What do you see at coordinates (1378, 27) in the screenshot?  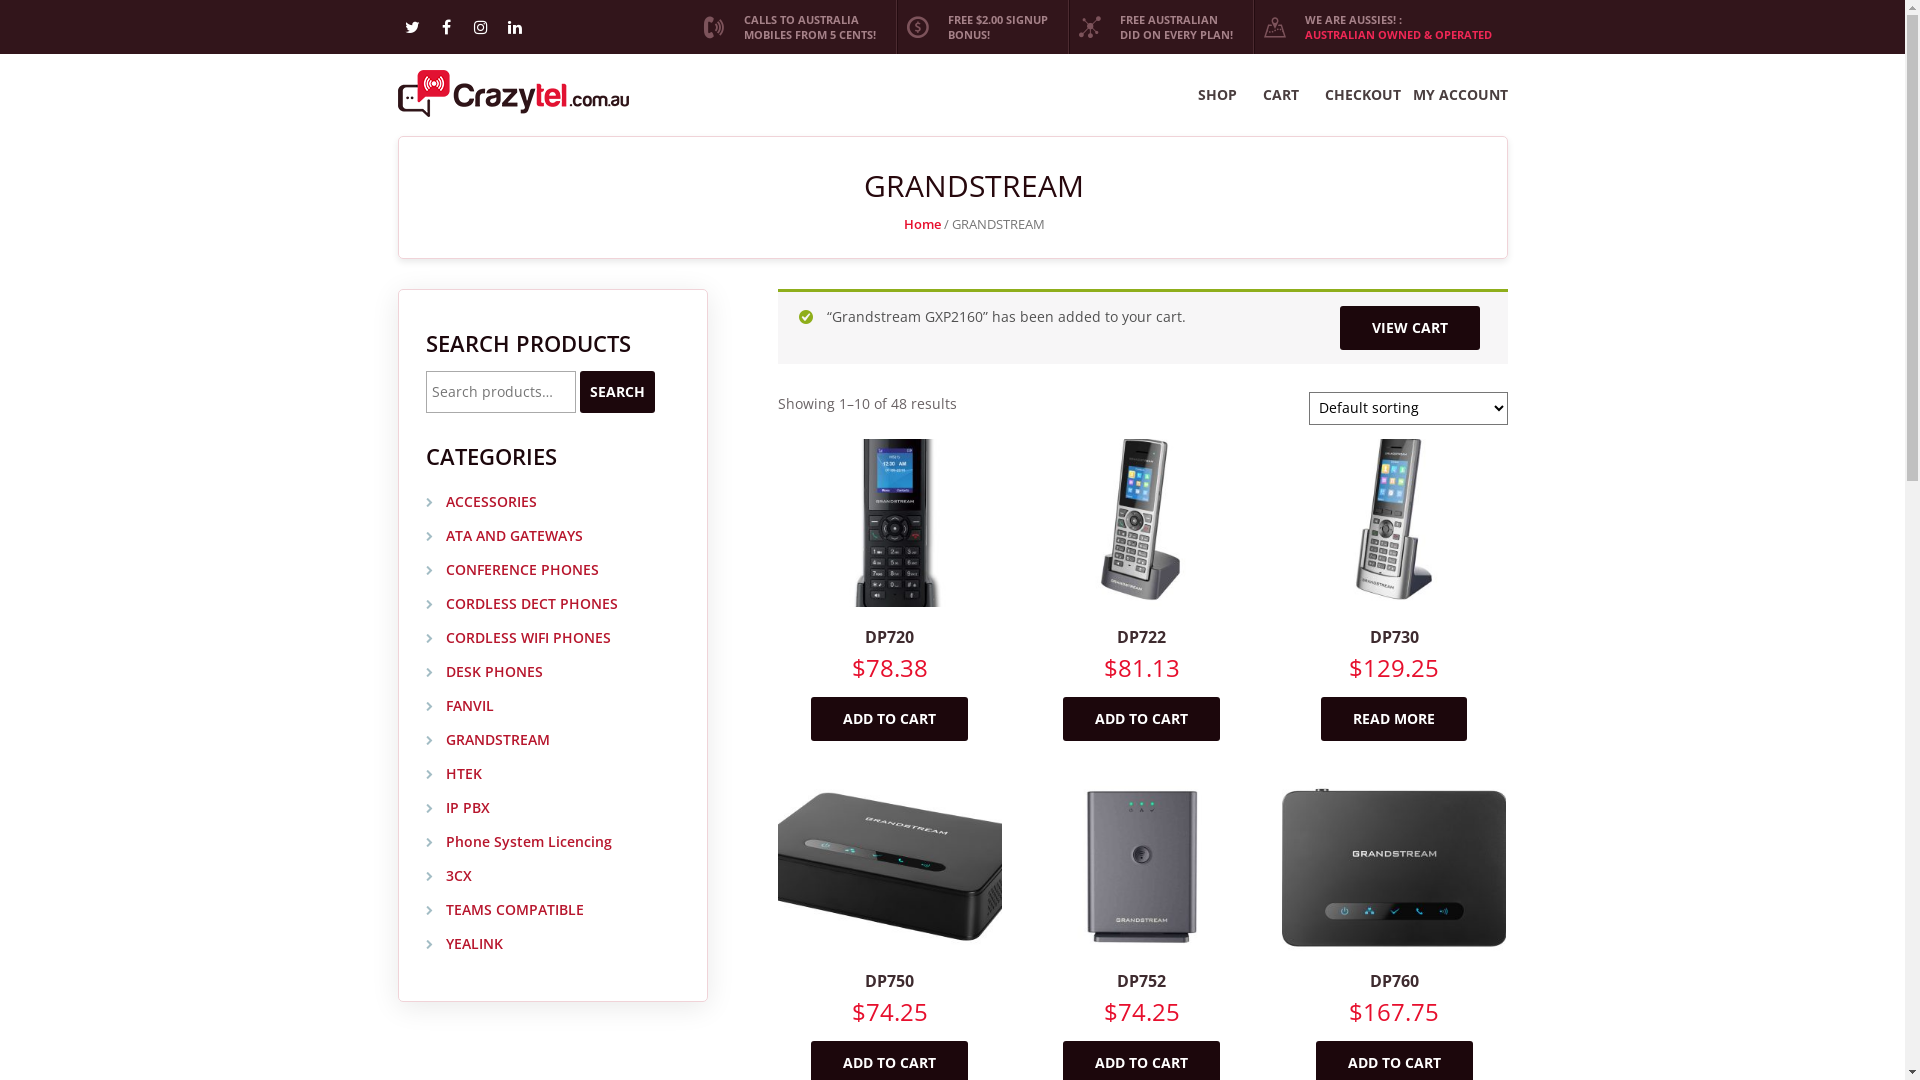 I see `'WE ARE AUSSIES! :` at bounding box center [1378, 27].